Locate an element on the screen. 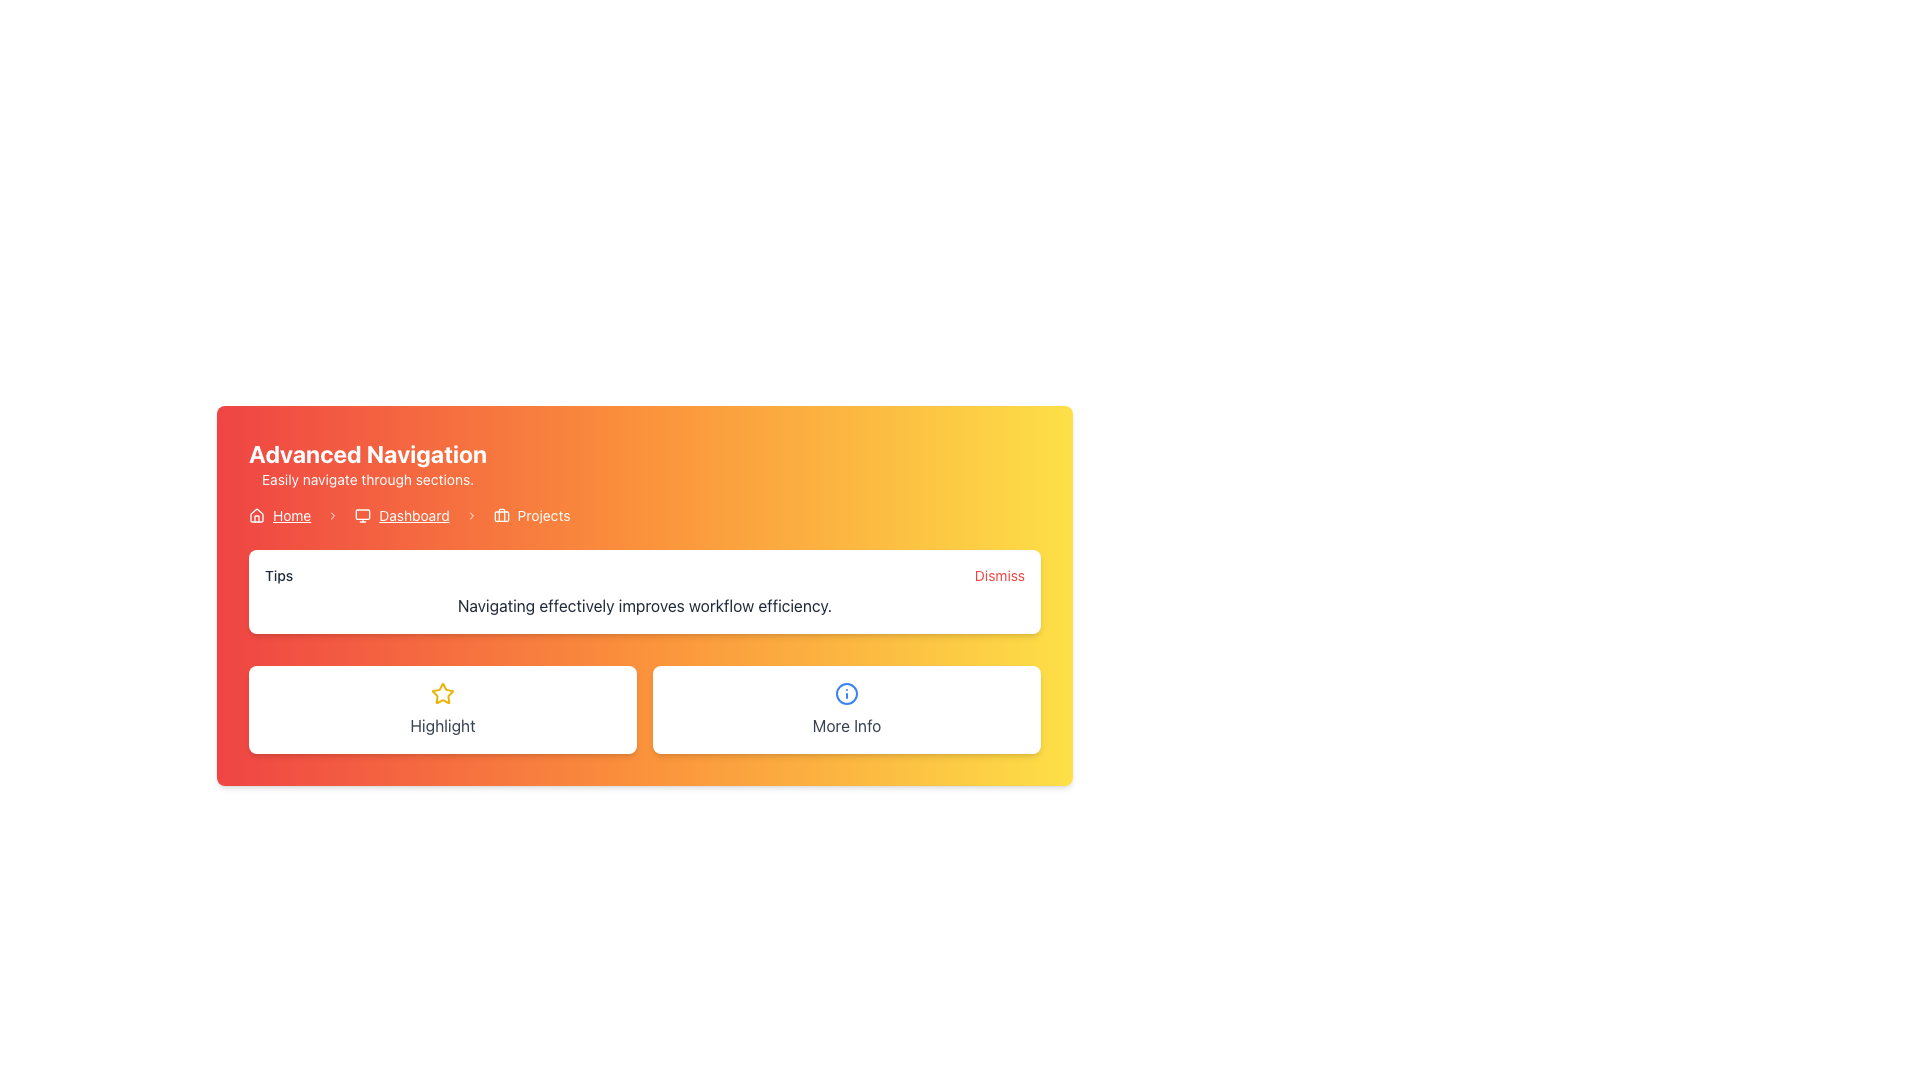 This screenshot has height=1080, width=1920. the 'Home' icon in the breadcrumb navigation to trigger the tooltip is located at coordinates (256, 514).